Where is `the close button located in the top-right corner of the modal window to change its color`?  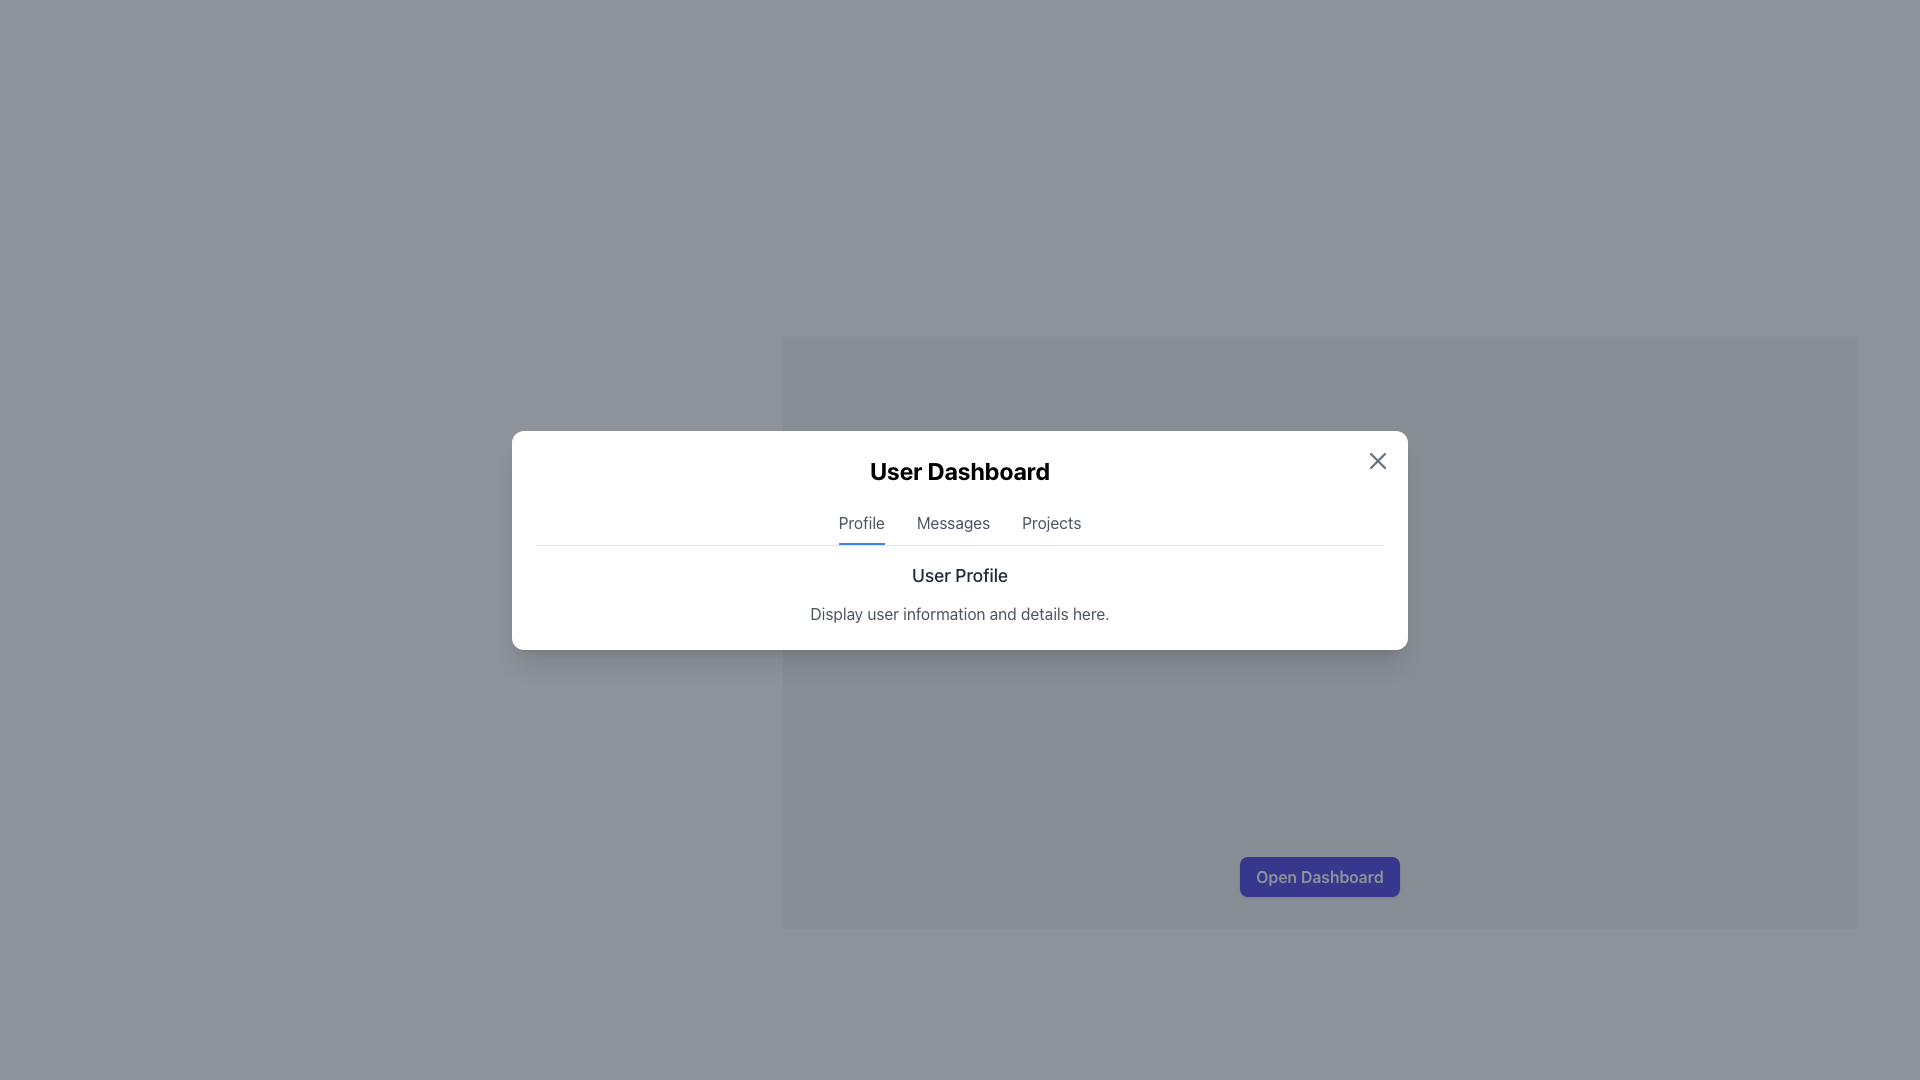 the close button located in the top-right corner of the modal window to change its color is located at coordinates (1376, 460).